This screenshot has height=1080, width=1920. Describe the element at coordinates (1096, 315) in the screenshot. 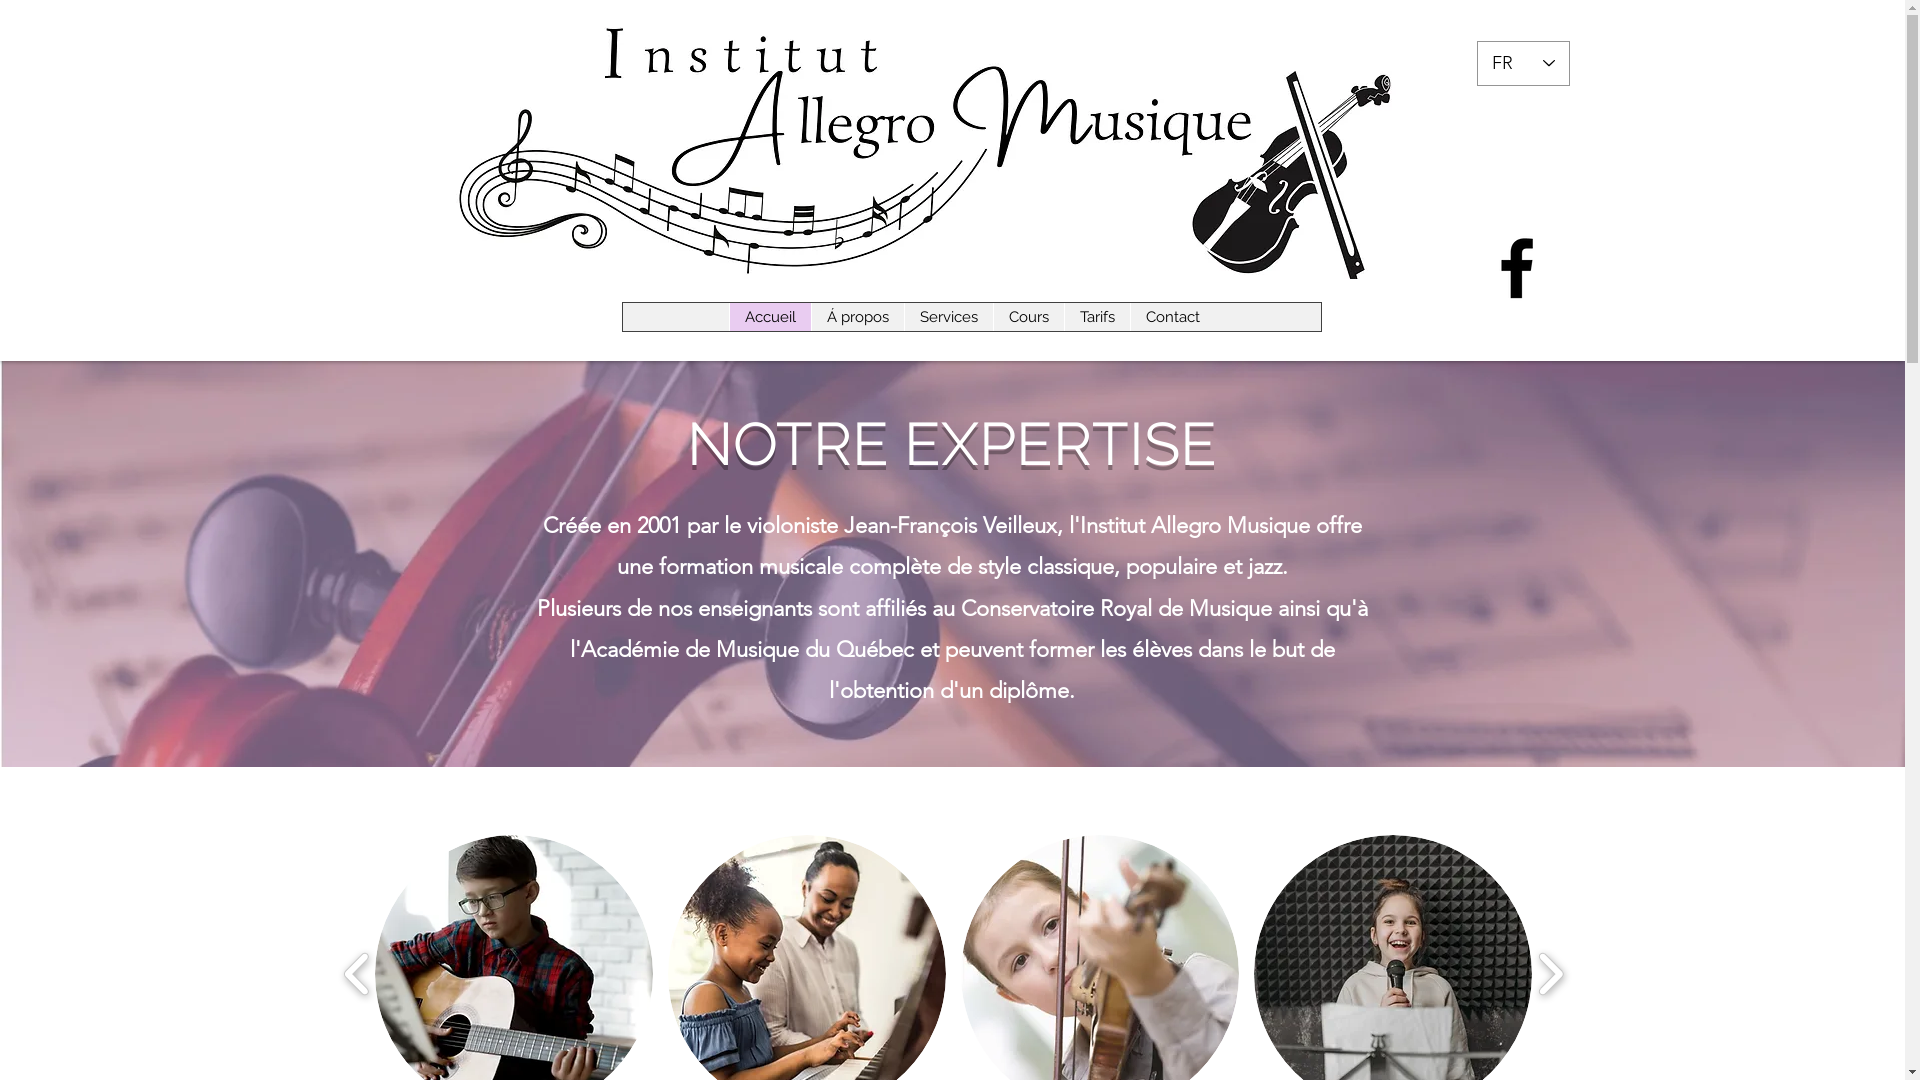

I see `'Tarifs'` at that location.